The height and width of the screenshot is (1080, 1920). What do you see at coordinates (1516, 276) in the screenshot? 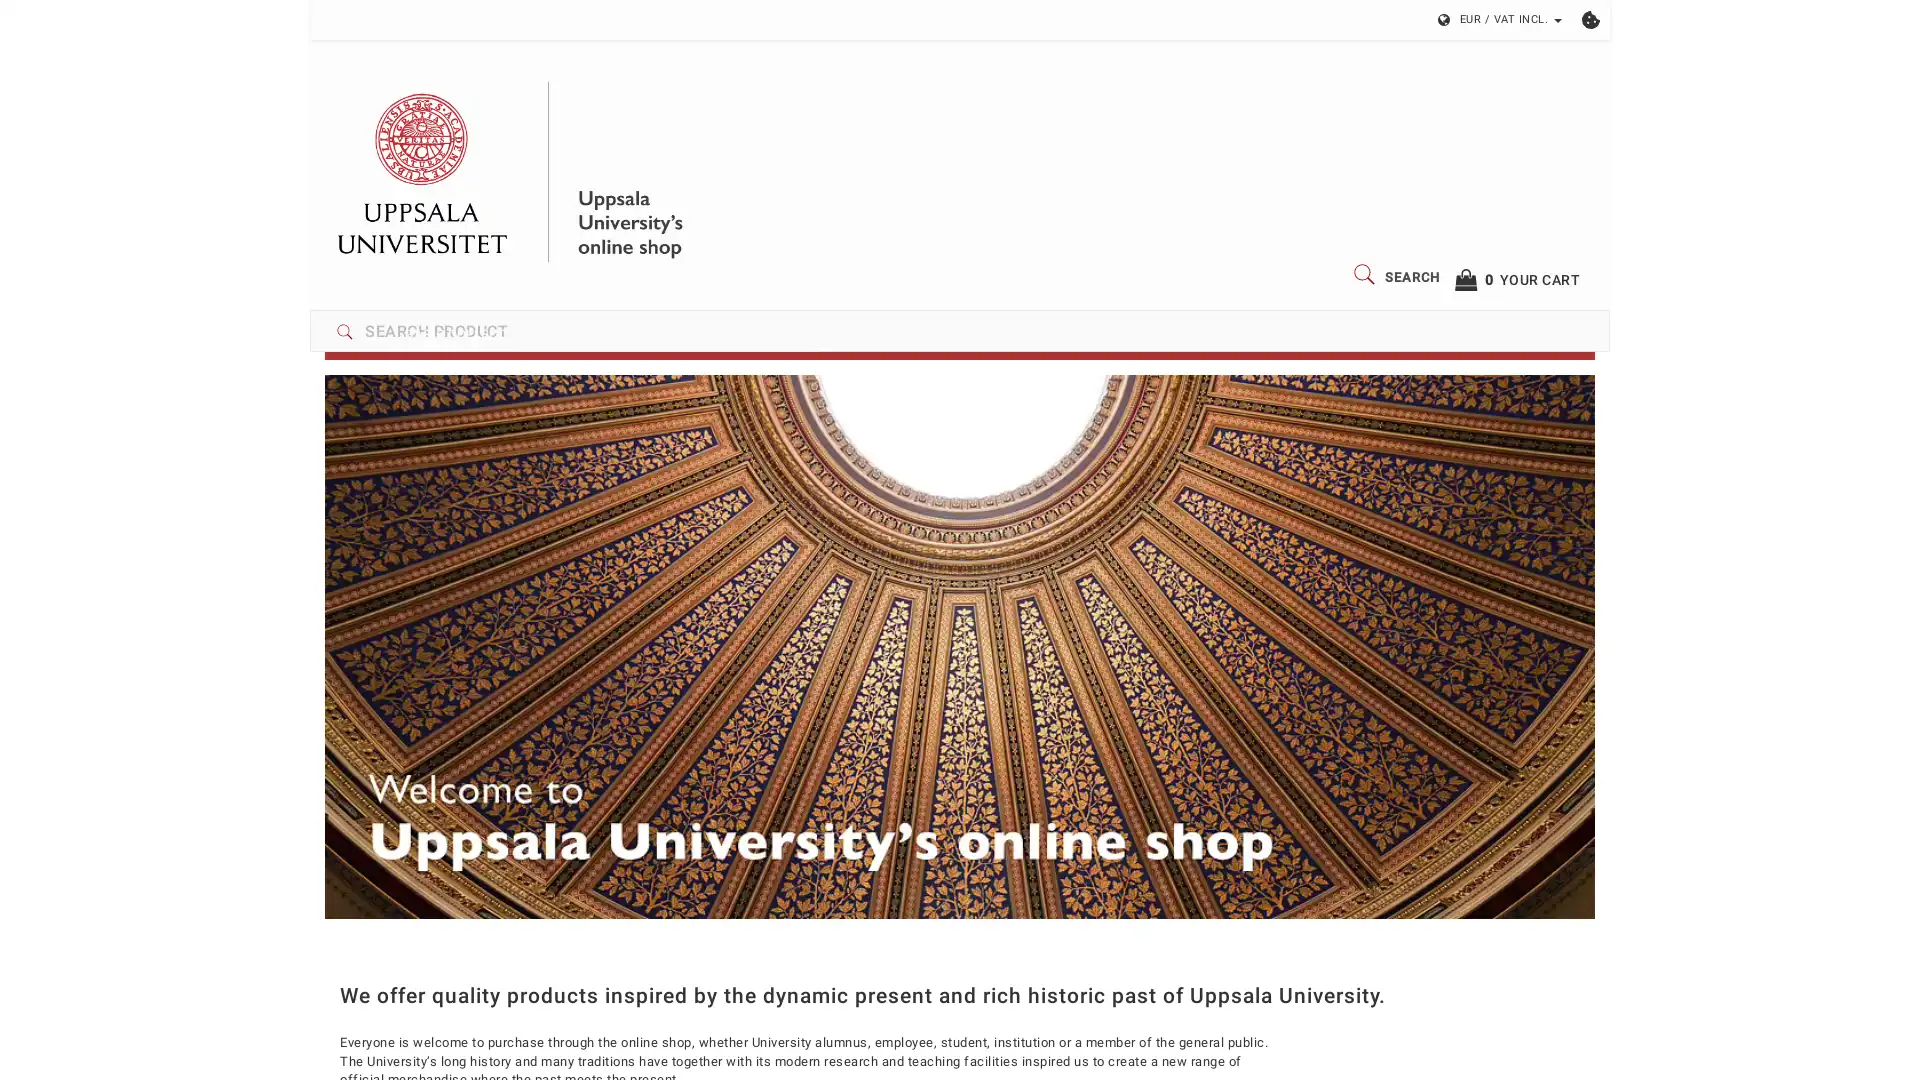
I see `0YOUR CART` at bounding box center [1516, 276].